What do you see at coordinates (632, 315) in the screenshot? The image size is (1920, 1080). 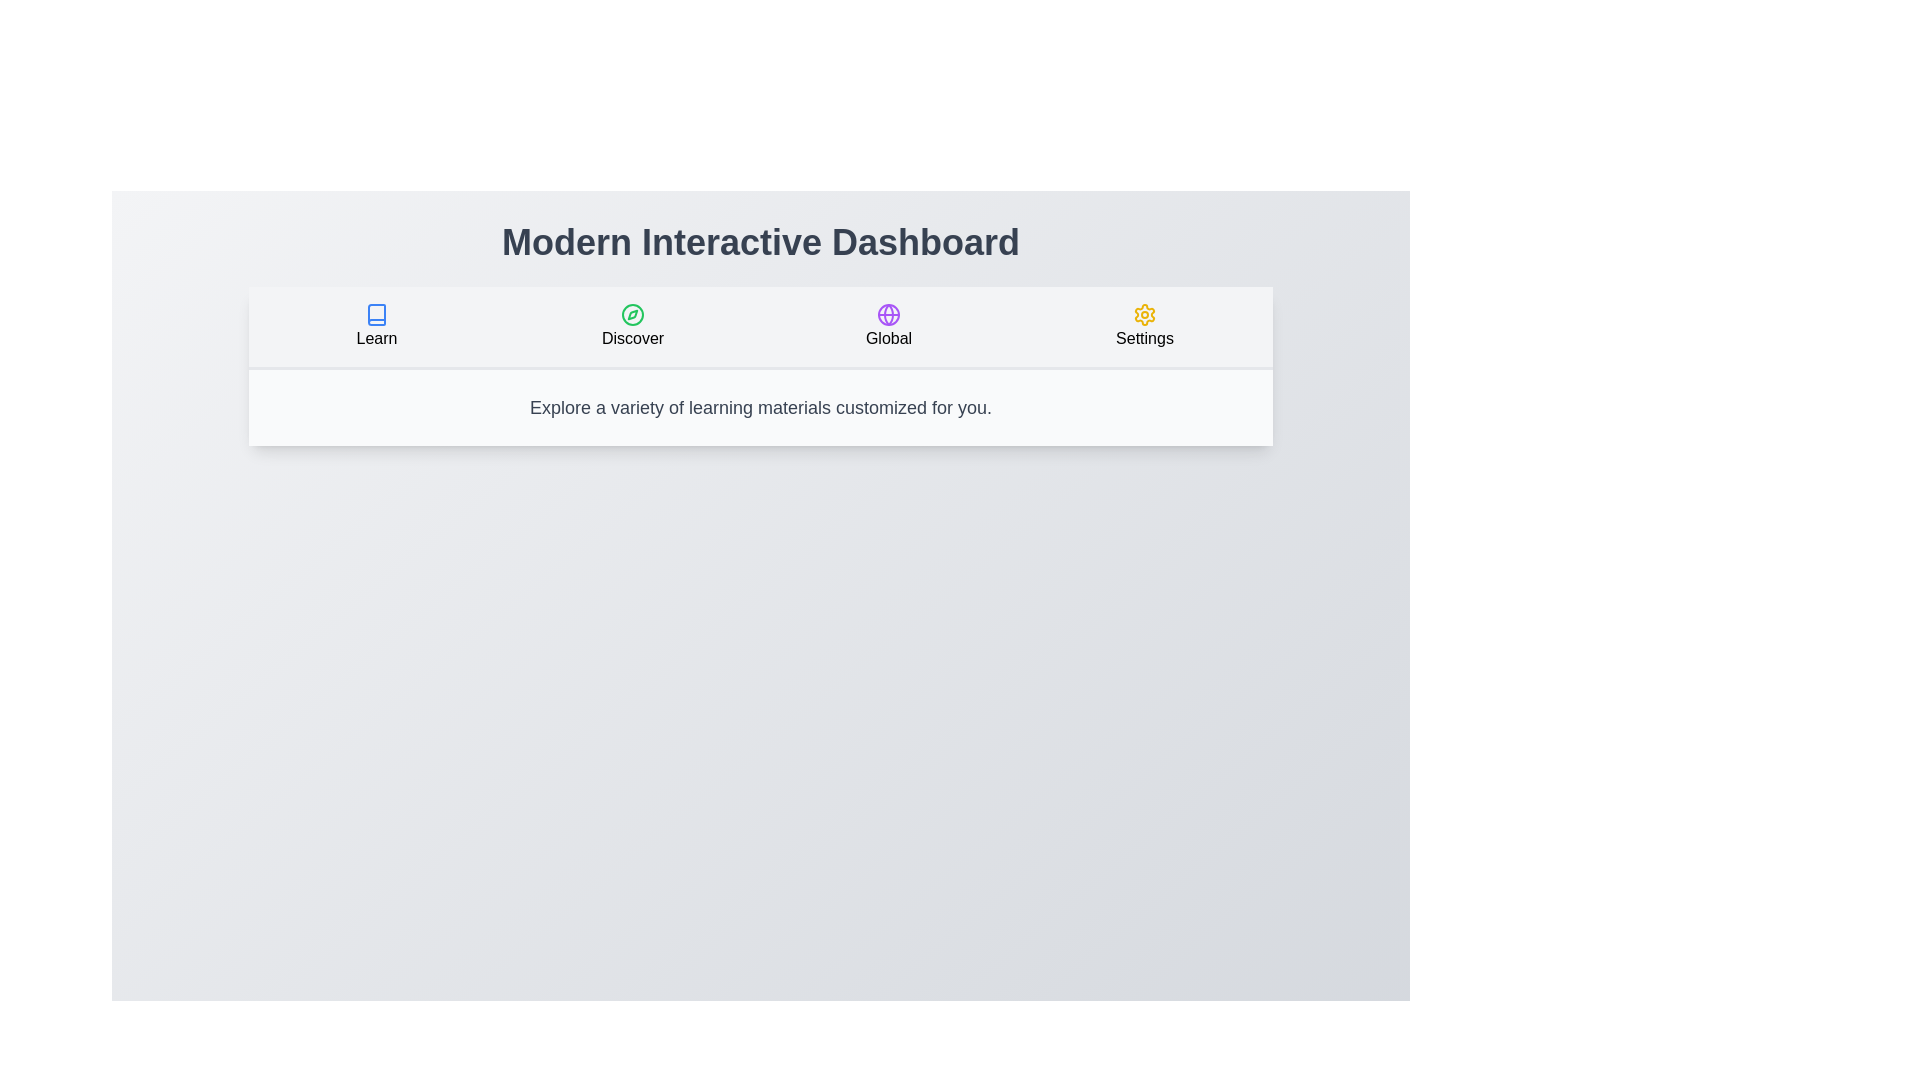 I see `the 'Discover' icon, which is the second icon from the left in the row of four icons at the upper section of the interface, to interact with its associated functionality` at bounding box center [632, 315].